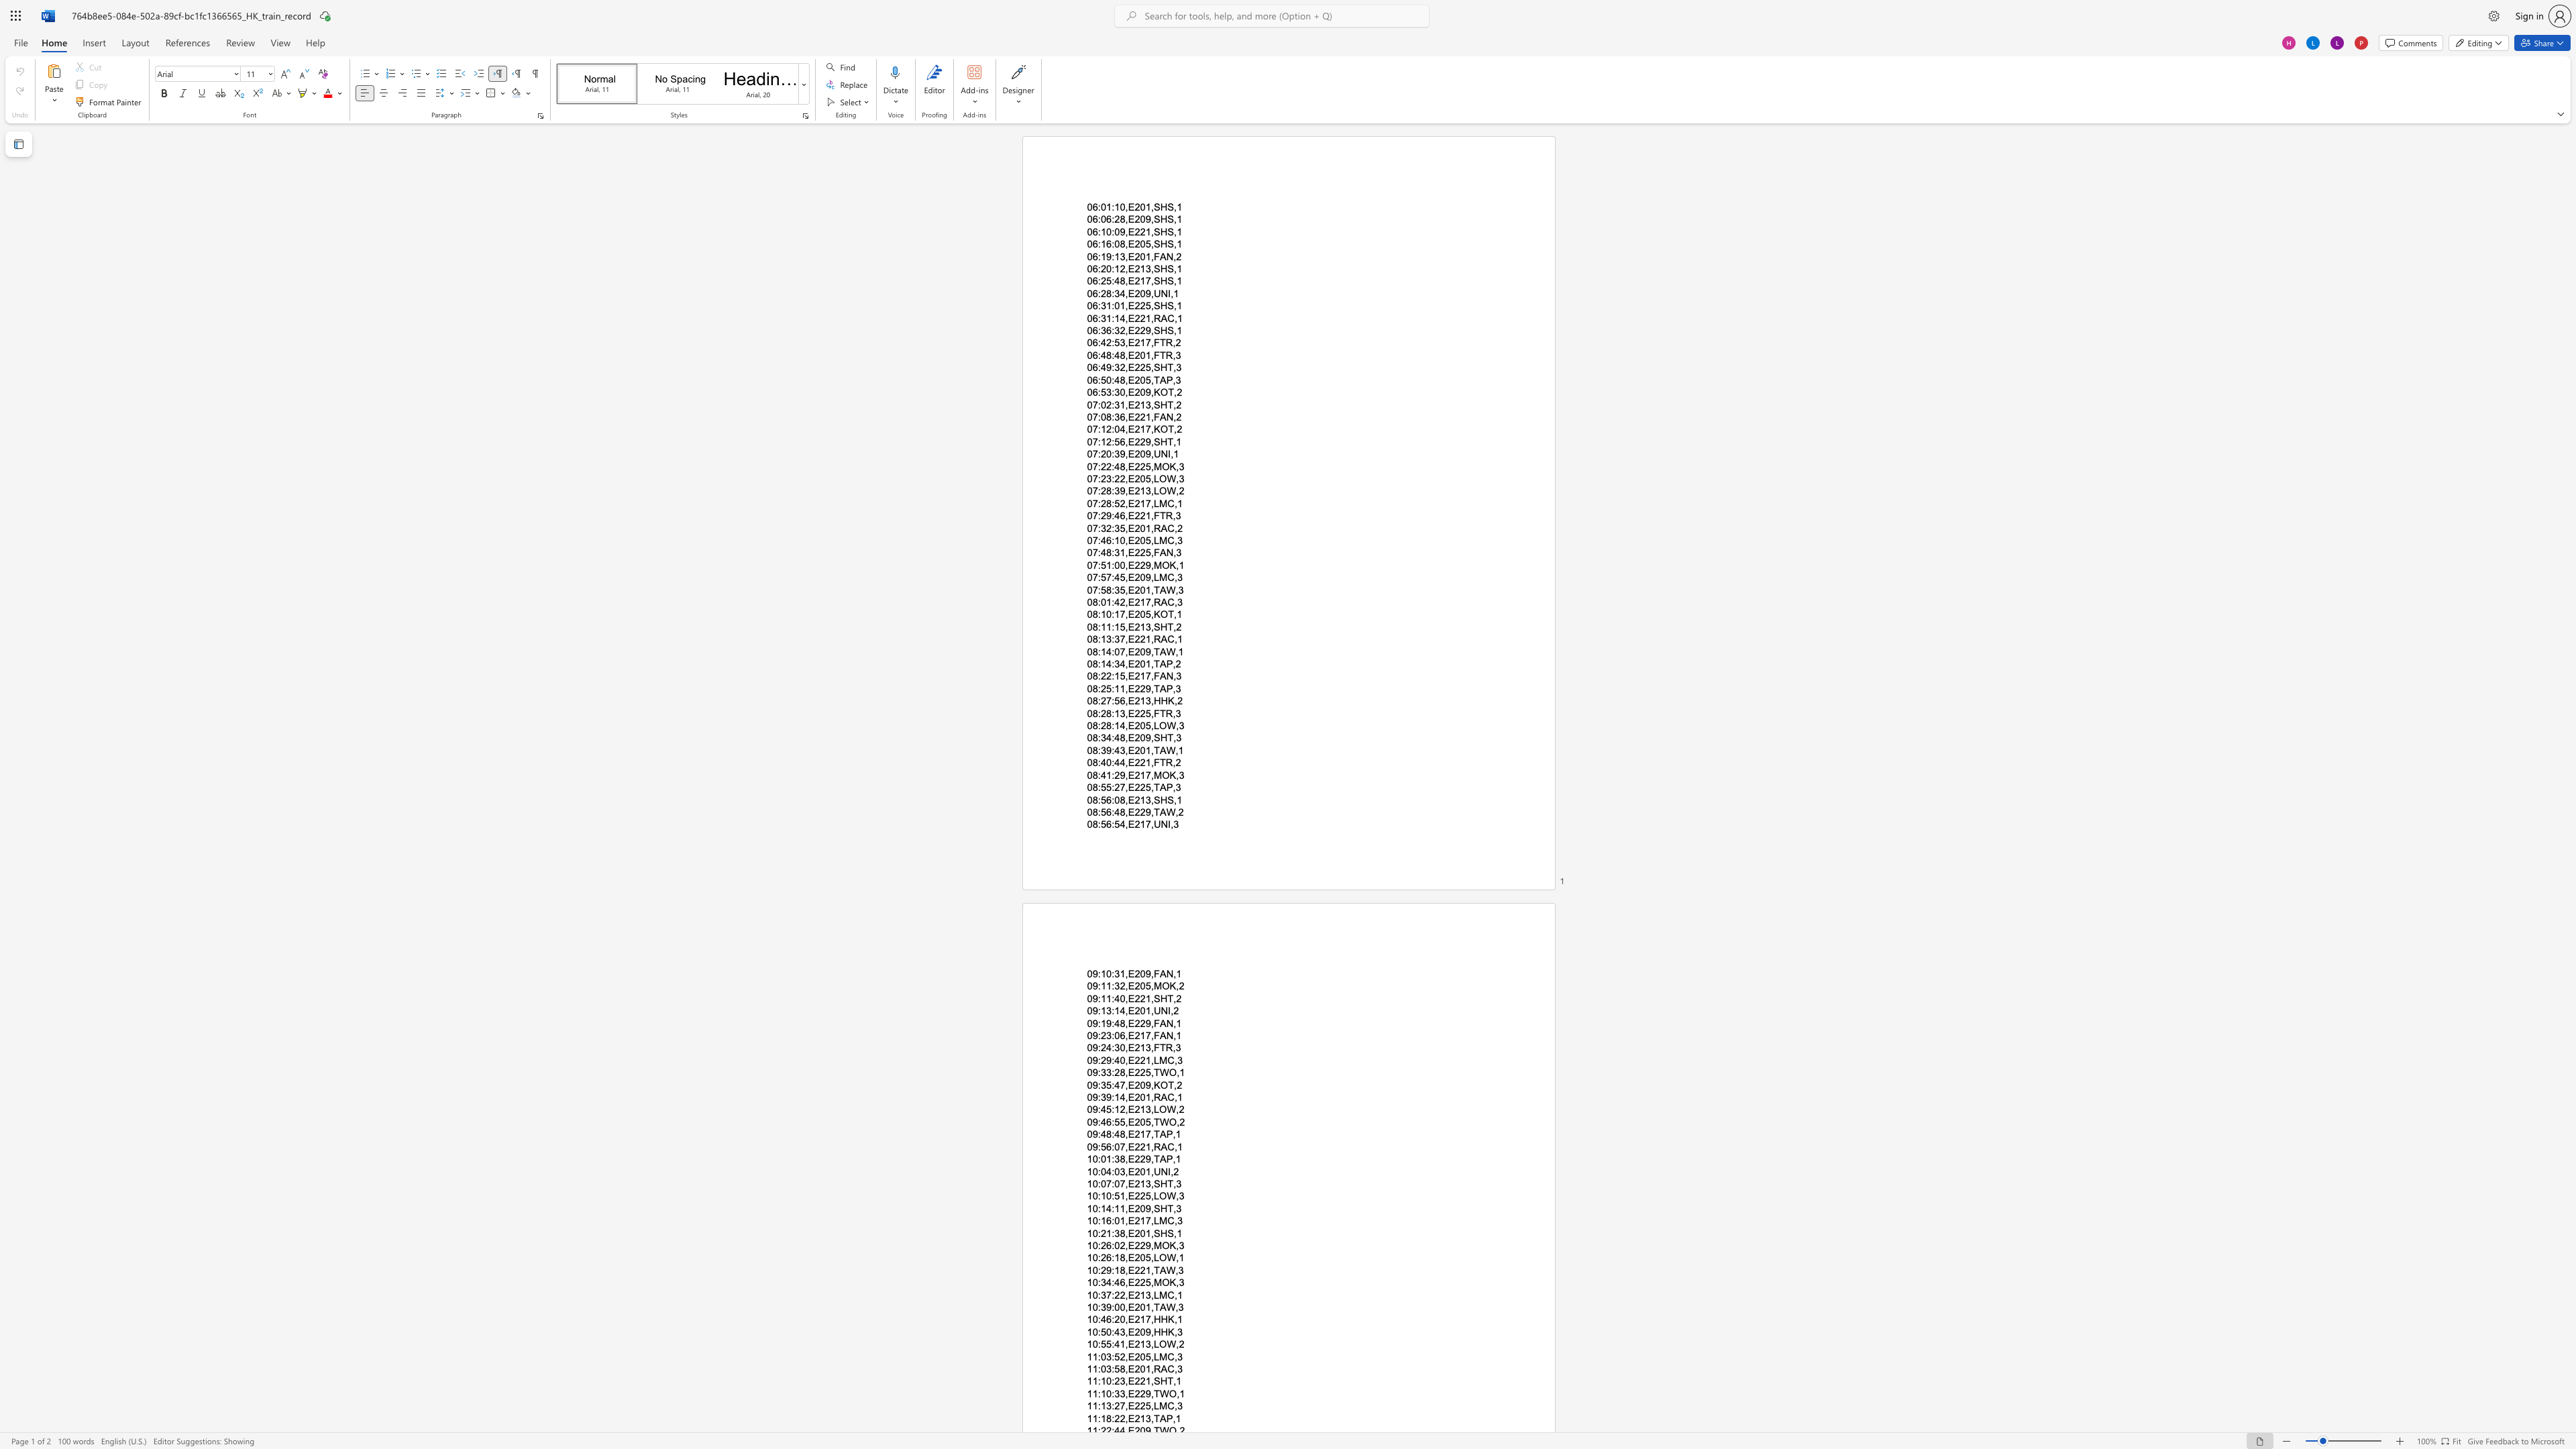  I want to click on the subset text "201,RAC" within the text "07:32:35,E201,RAC,2", so click(1133, 527).